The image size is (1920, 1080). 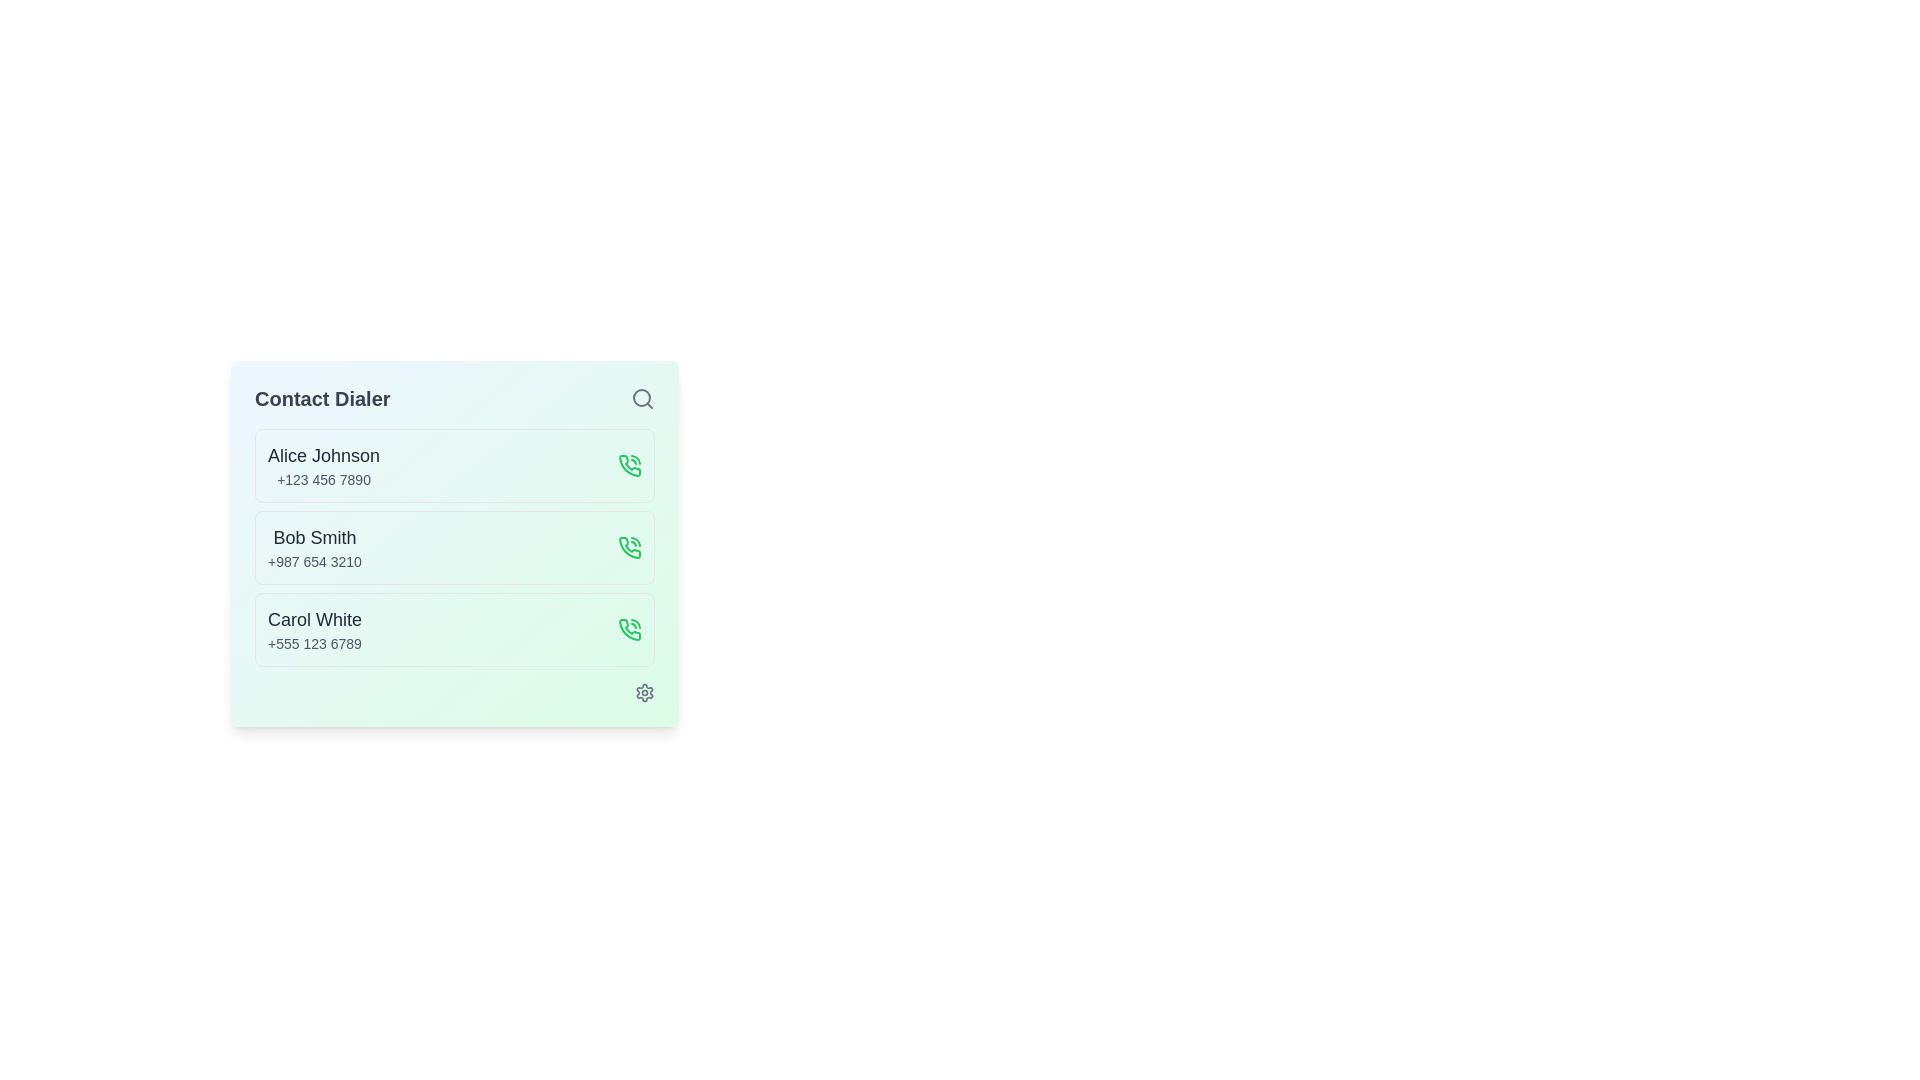 I want to click on the second contact entry in the 'Contact Dialer' interface, which displays the name and phone number of an individual, positioned between 'Alice Johnson' and 'Carol White', so click(x=313, y=547).